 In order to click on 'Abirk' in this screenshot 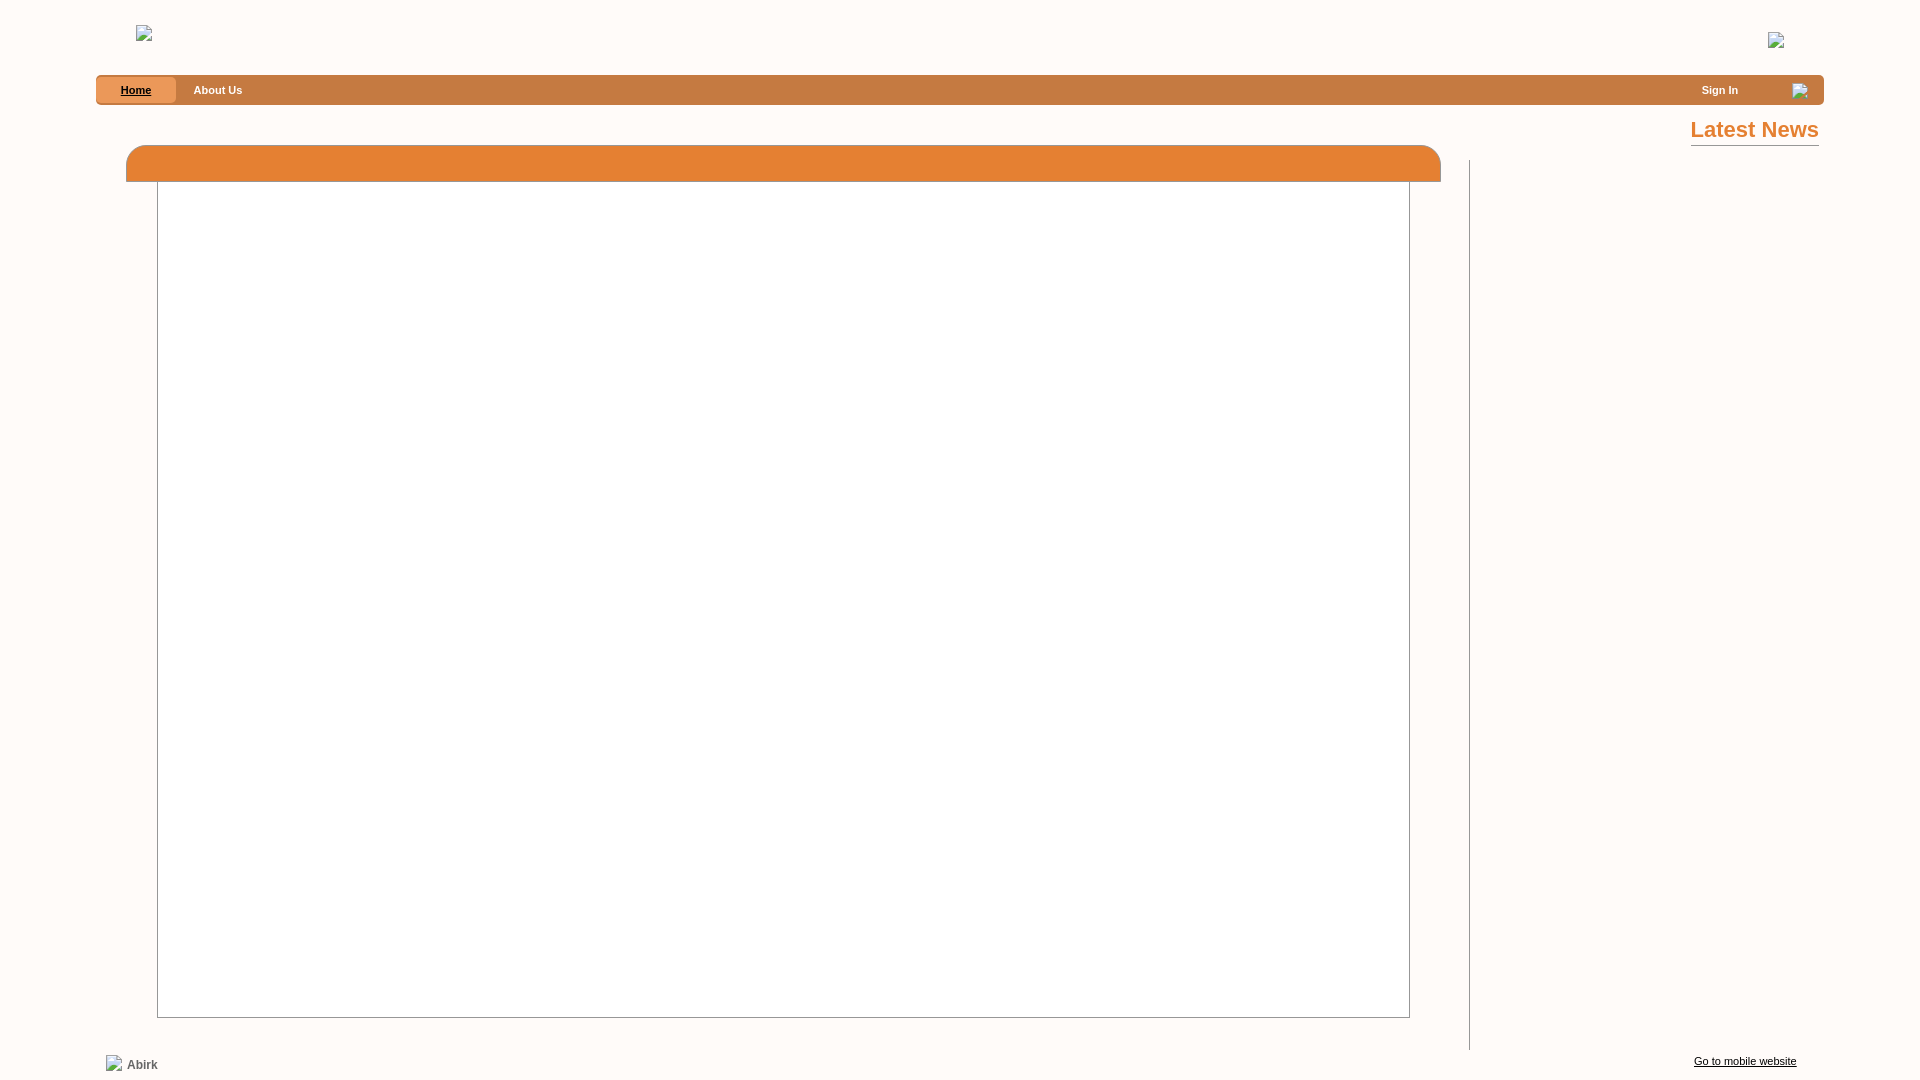, I will do `click(125, 1063)`.